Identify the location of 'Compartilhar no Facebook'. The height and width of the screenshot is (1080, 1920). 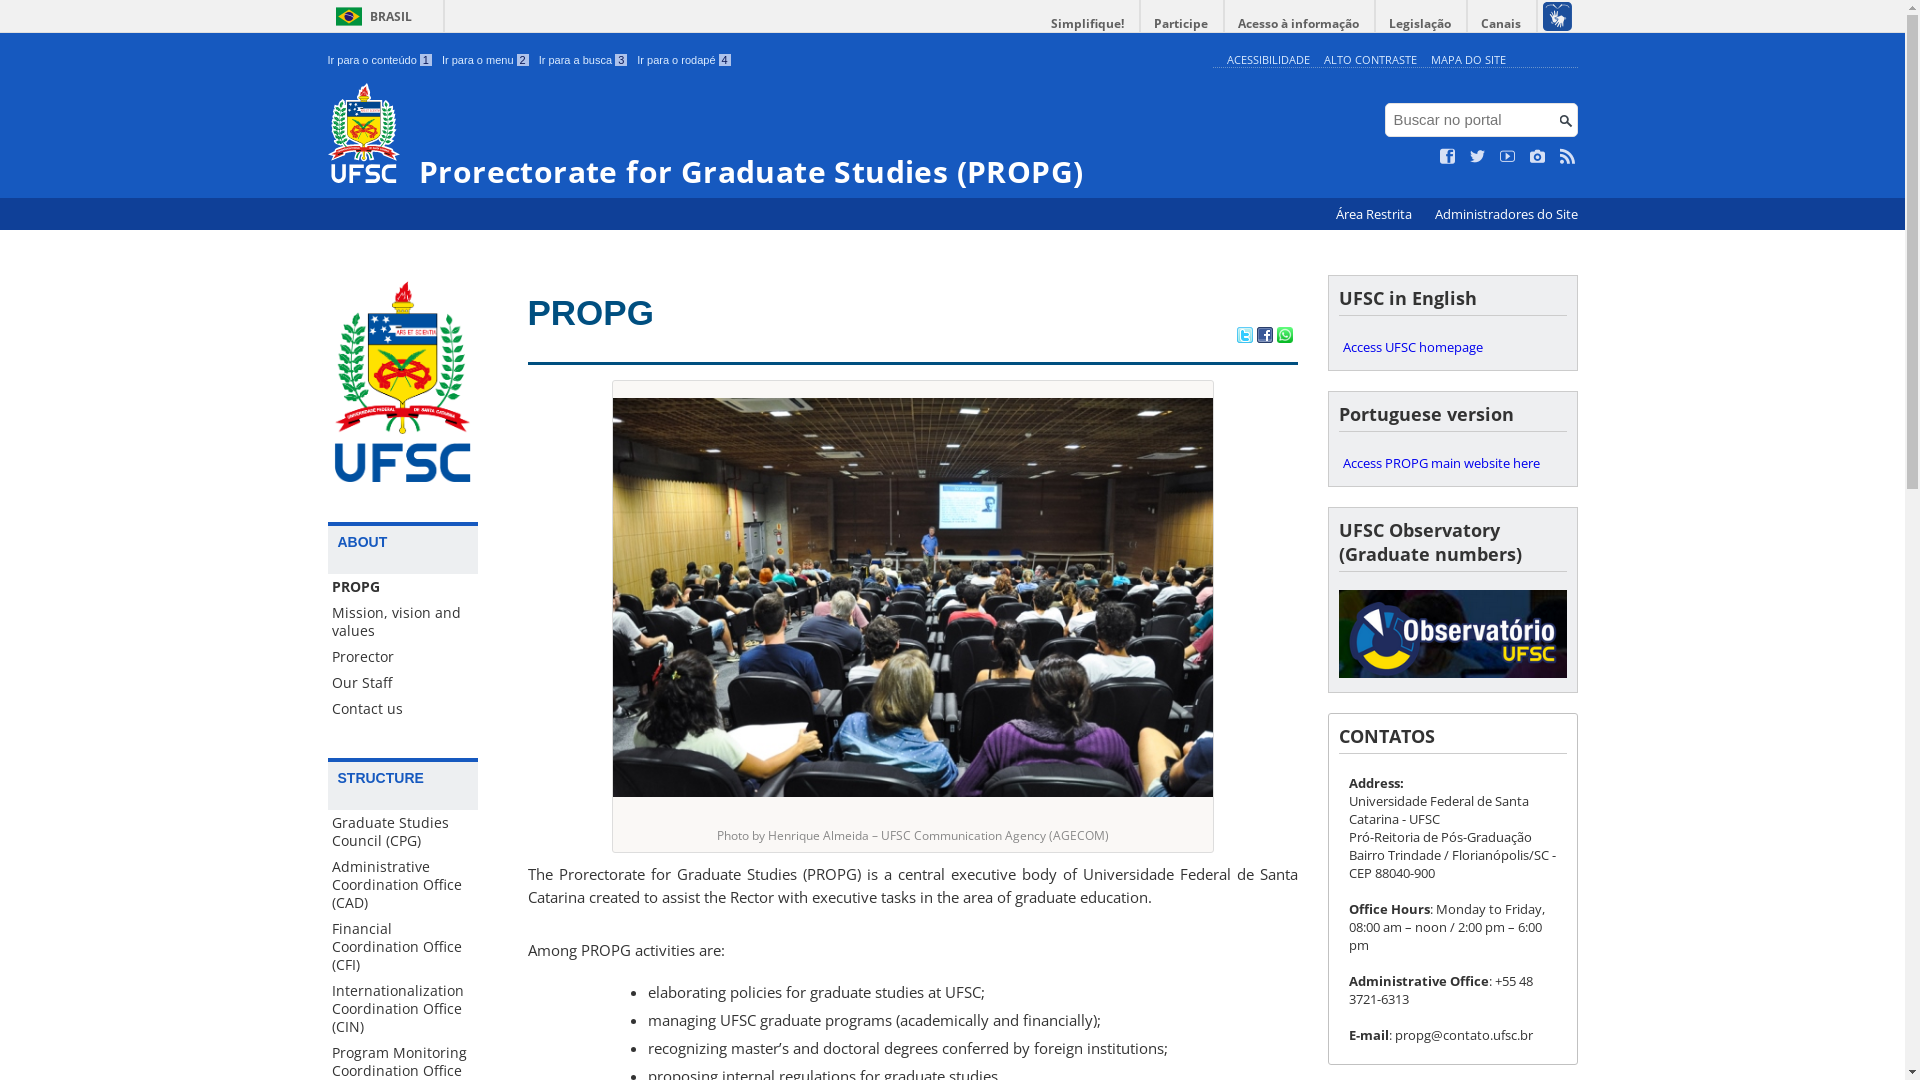
(1262, 335).